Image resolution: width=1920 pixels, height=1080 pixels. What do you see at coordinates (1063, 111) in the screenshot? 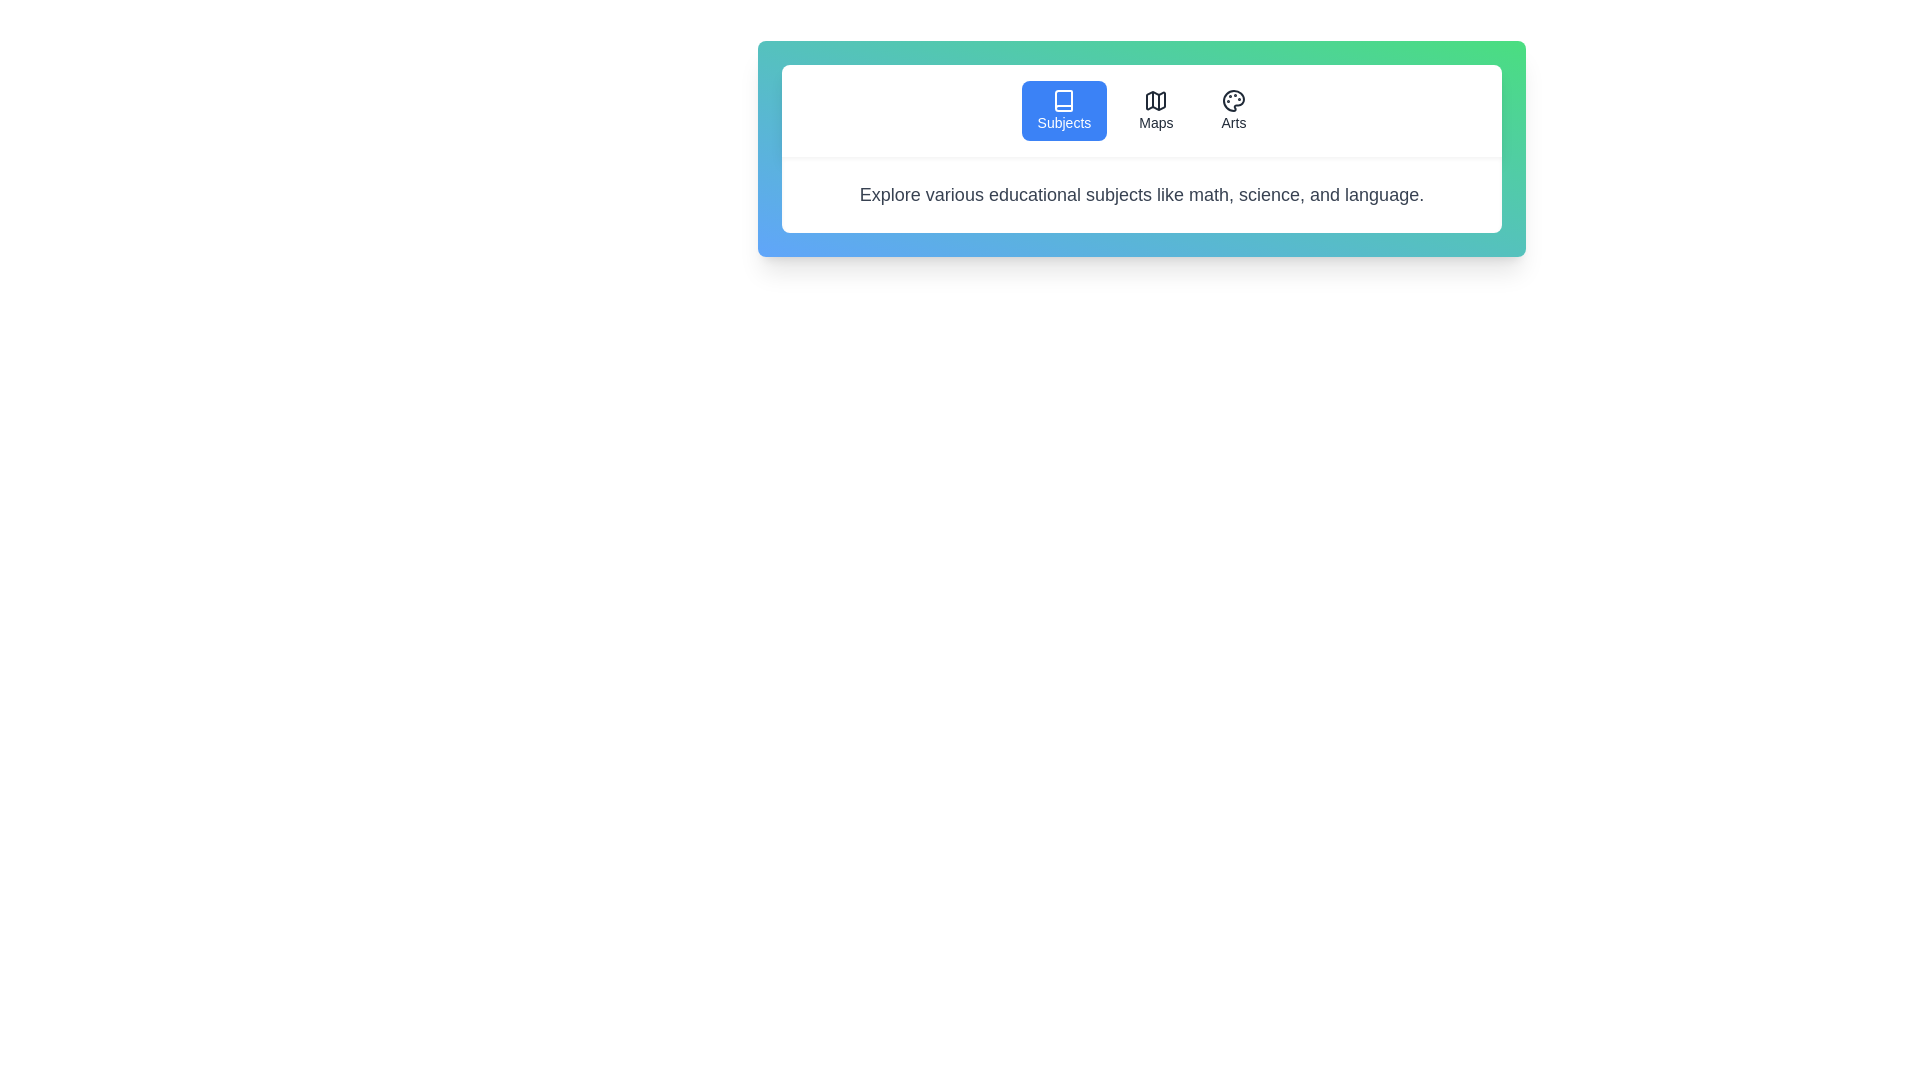
I see `the Subjects tab to view its content` at bounding box center [1063, 111].